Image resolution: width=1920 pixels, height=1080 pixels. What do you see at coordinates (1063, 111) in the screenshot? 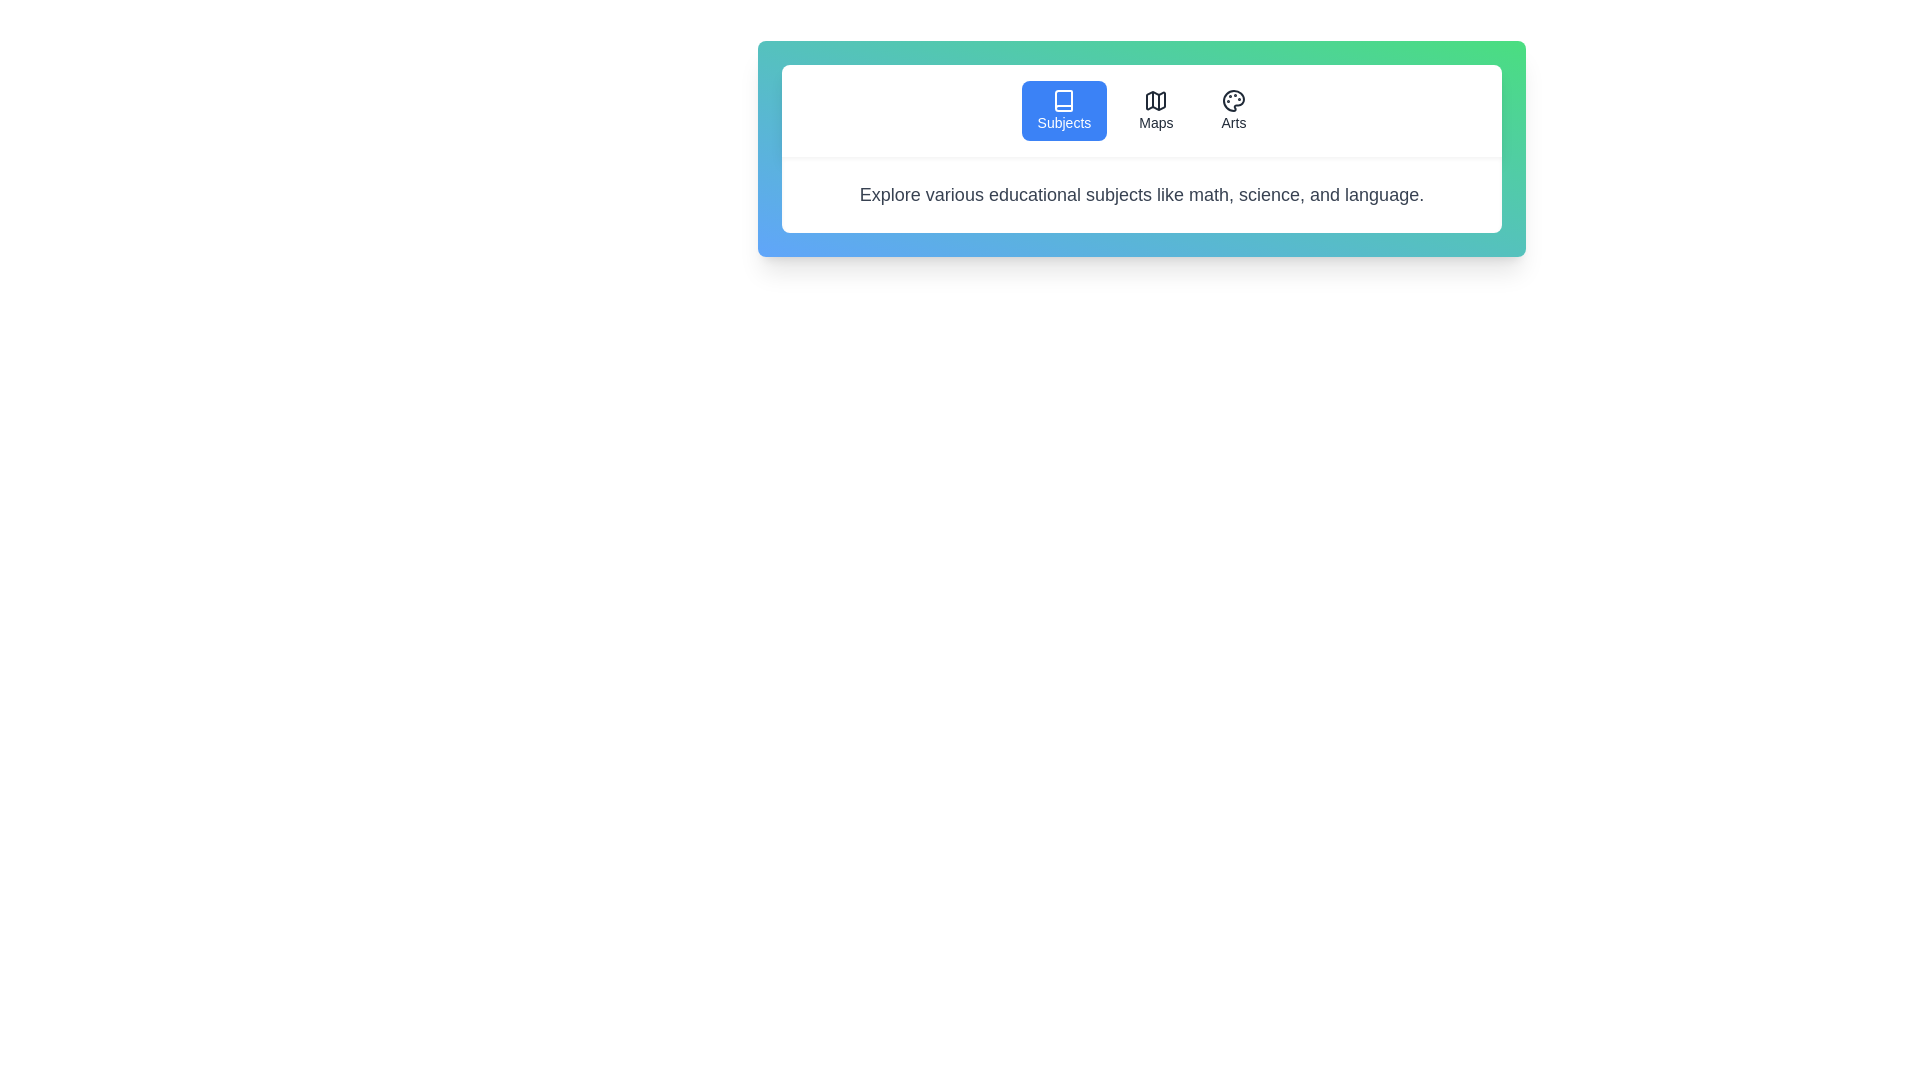
I see `the Subjects tab to view its content` at bounding box center [1063, 111].